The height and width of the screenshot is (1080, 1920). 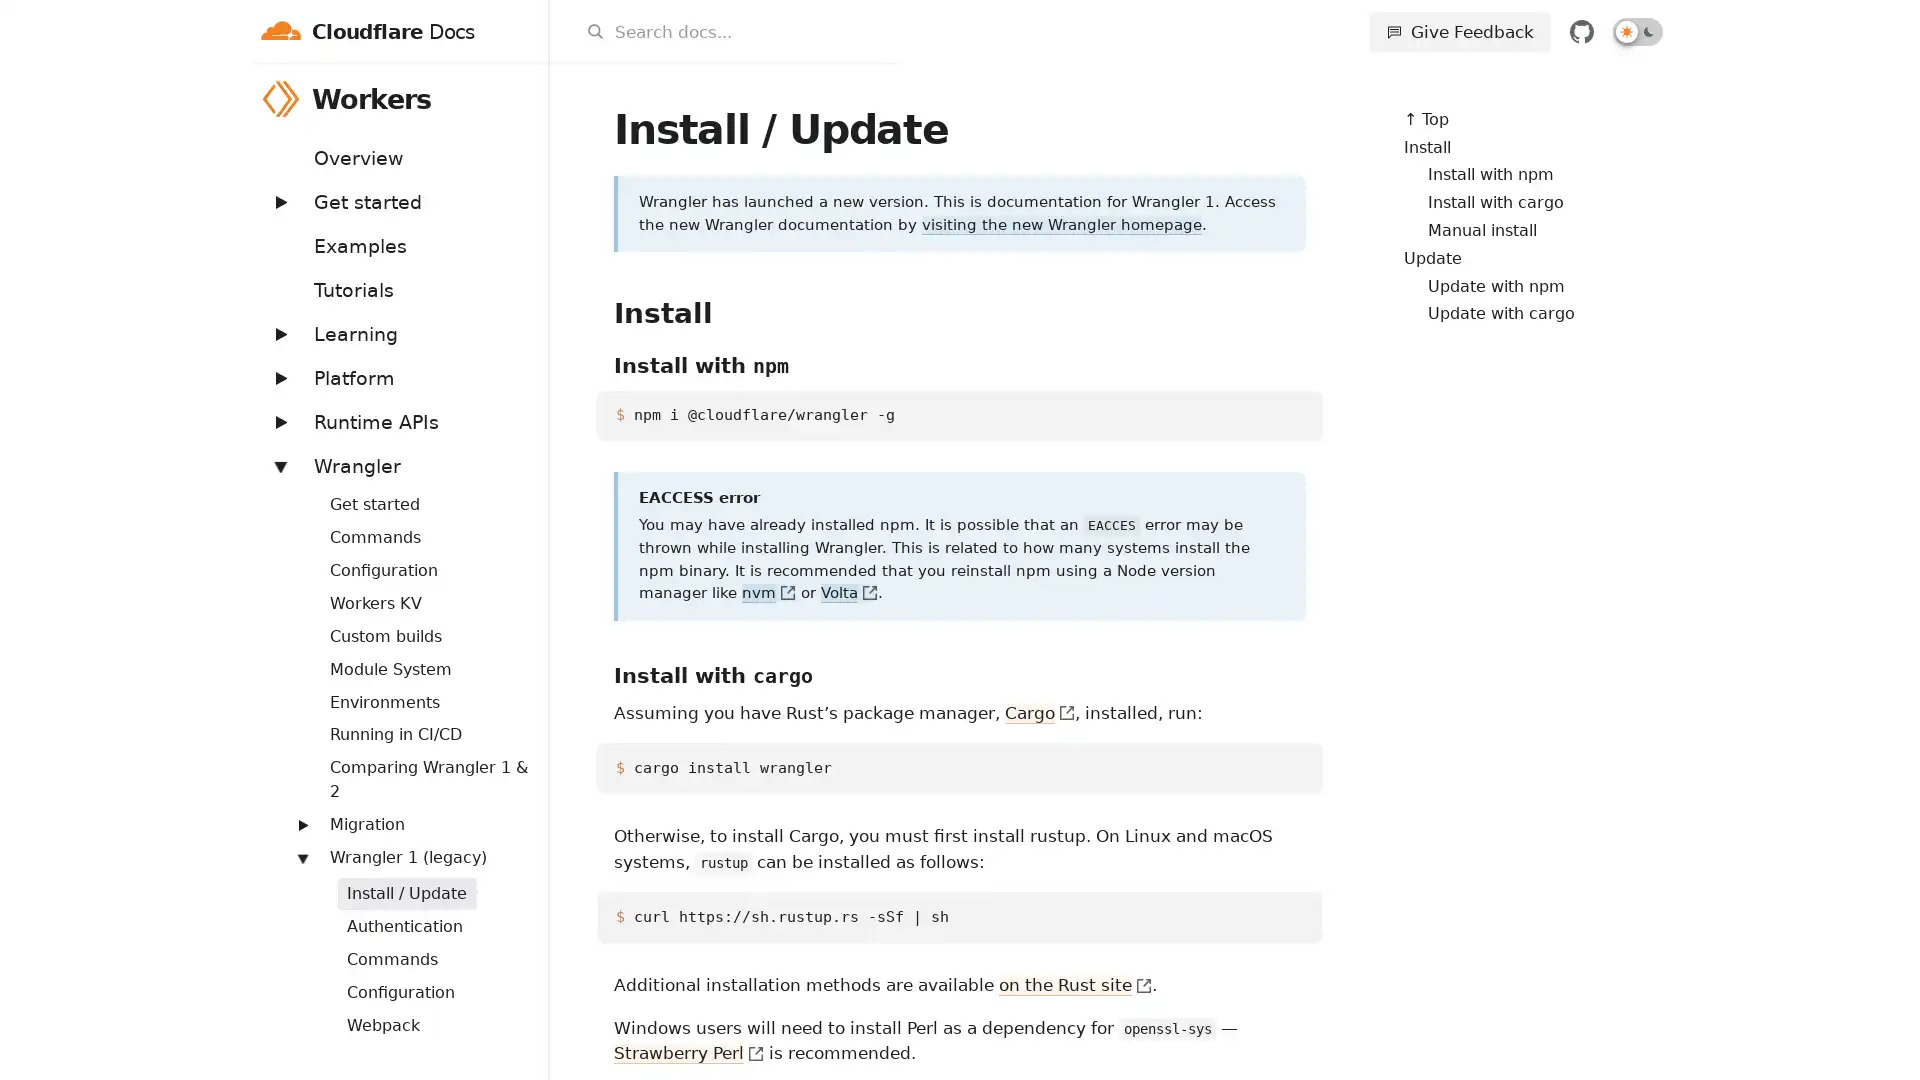 What do you see at coordinates (291, 844) in the screenshot?
I see `Expand: Routing` at bounding box center [291, 844].